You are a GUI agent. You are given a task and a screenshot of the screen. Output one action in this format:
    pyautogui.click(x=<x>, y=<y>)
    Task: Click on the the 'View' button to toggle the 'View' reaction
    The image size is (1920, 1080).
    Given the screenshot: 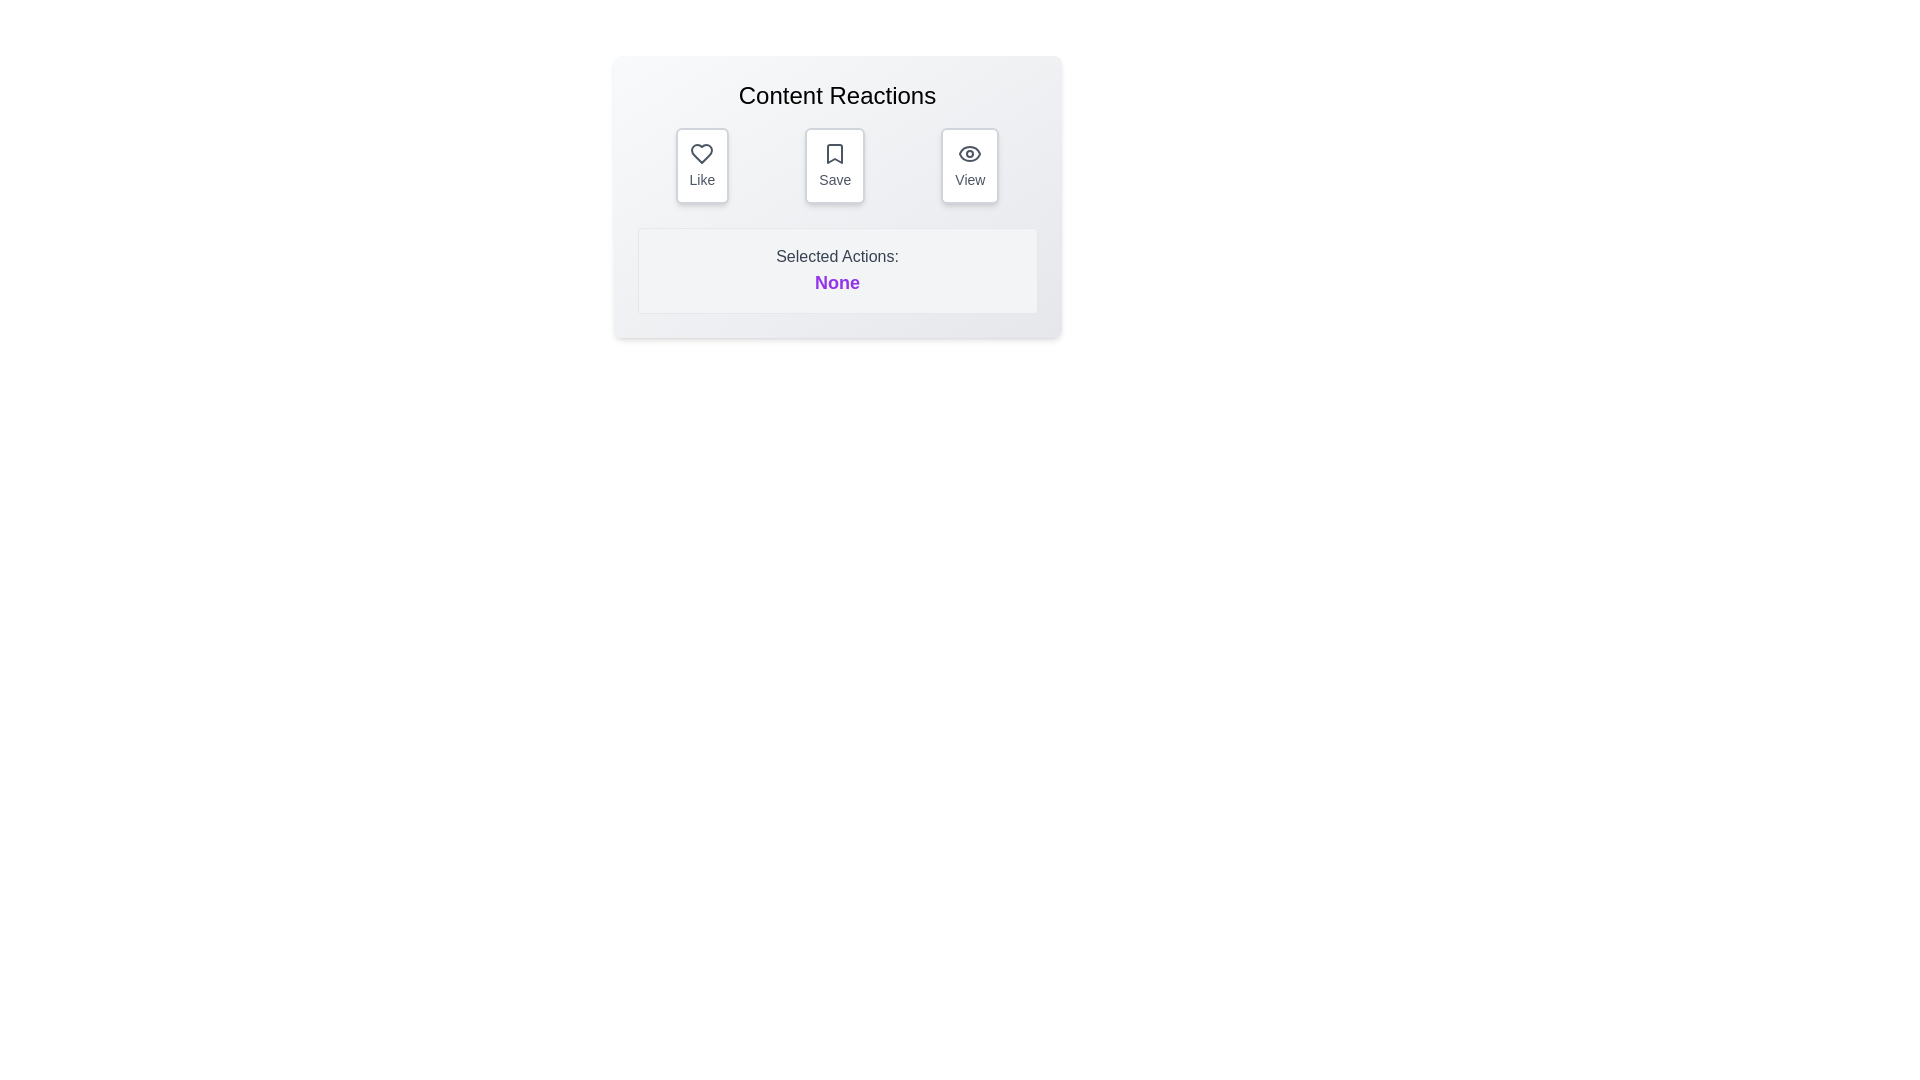 What is the action you would take?
    pyautogui.click(x=970, y=164)
    